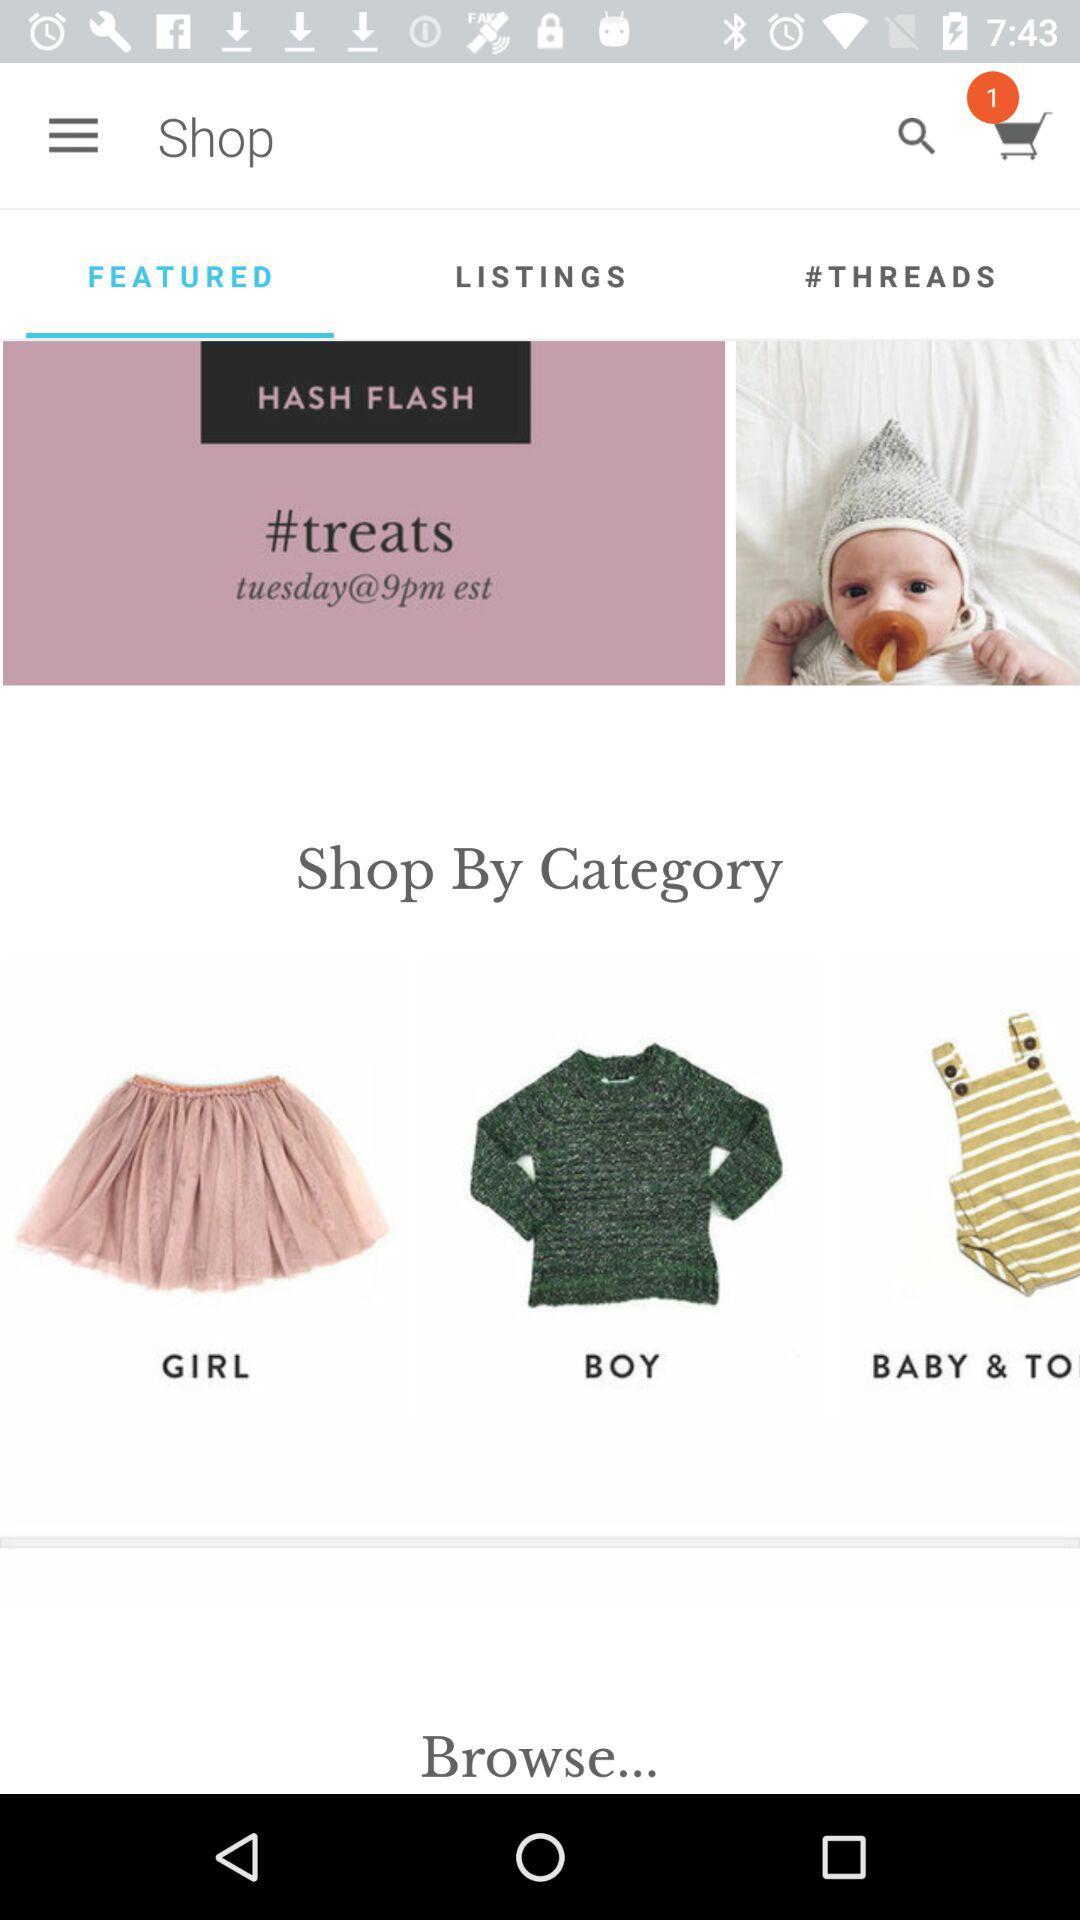 The width and height of the screenshot is (1080, 1920). What do you see at coordinates (203, 1186) in the screenshot?
I see `category select option` at bounding box center [203, 1186].